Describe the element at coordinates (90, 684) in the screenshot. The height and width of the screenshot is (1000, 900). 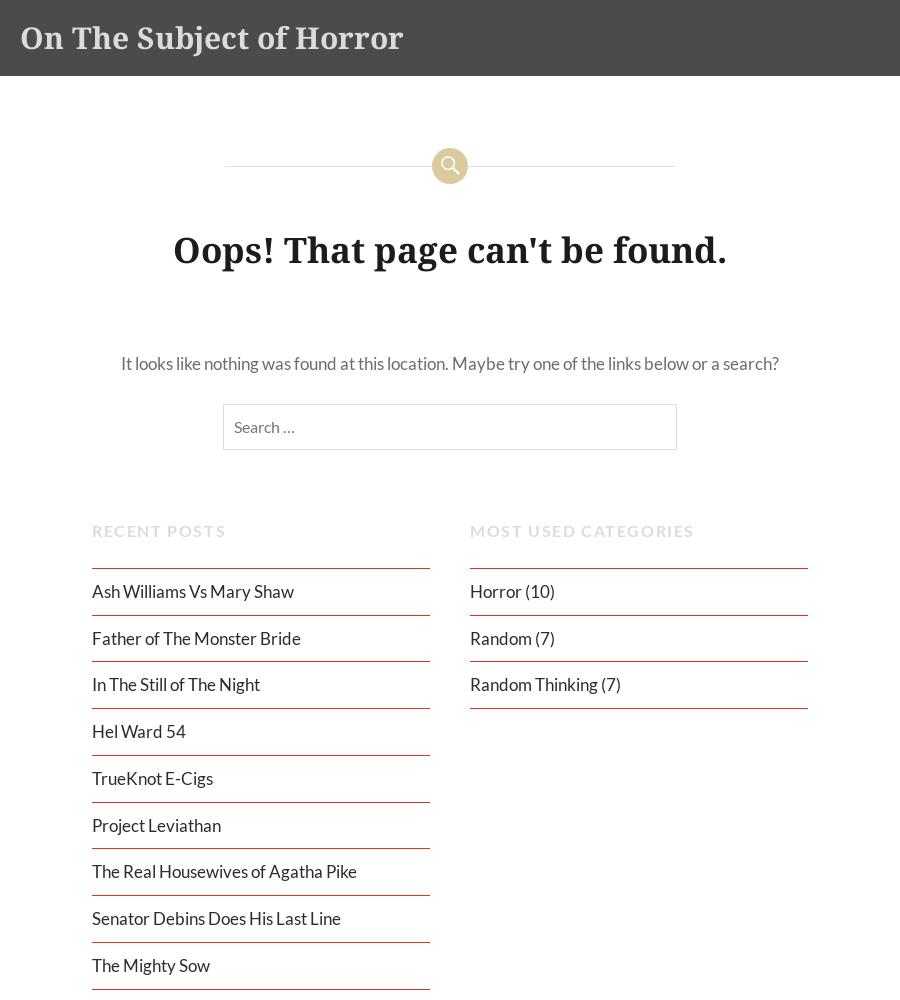
I see `'In The Still of The Night'` at that location.